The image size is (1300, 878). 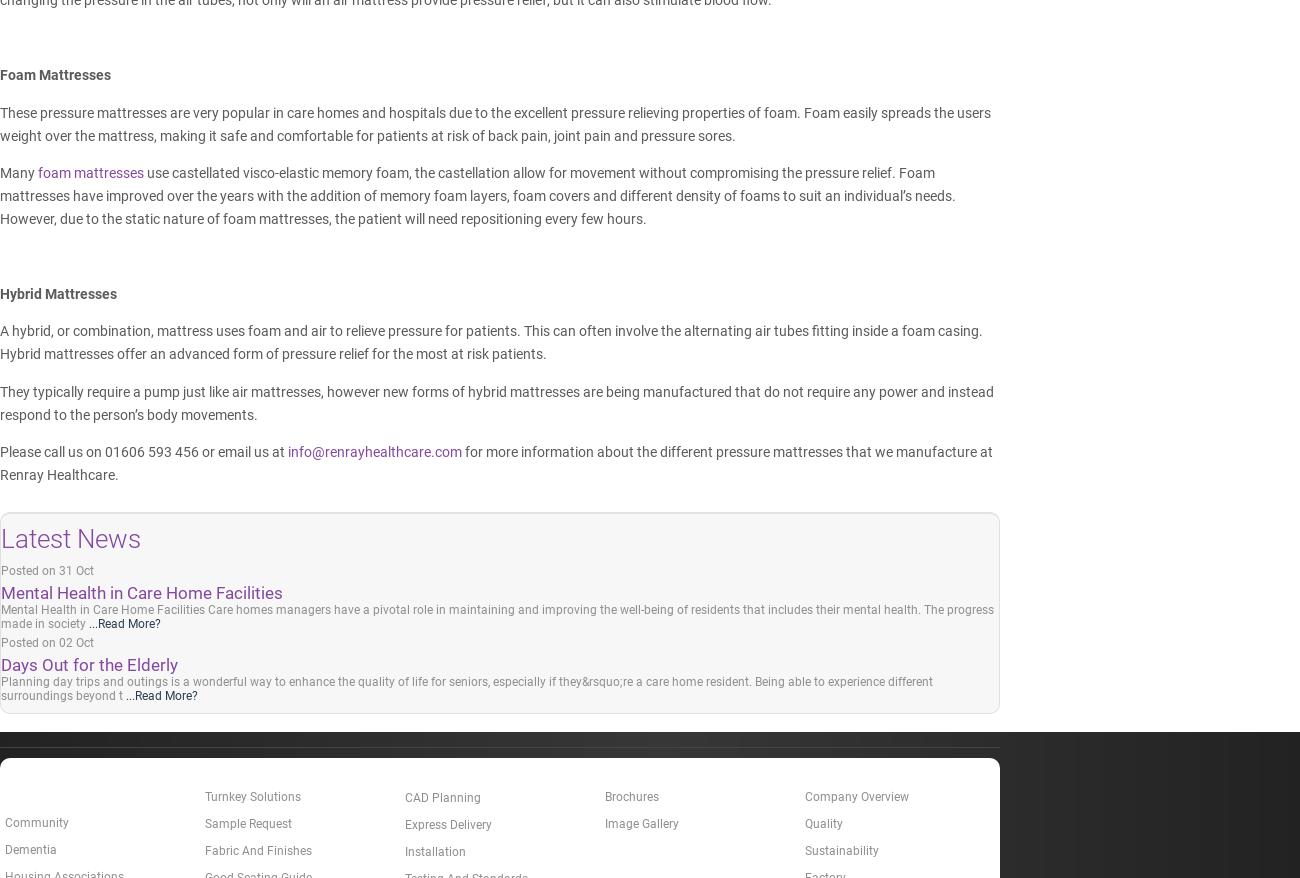 What do you see at coordinates (70, 537) in the screenshot?
I see `'Latest News'` at bounding box center [70, 537].